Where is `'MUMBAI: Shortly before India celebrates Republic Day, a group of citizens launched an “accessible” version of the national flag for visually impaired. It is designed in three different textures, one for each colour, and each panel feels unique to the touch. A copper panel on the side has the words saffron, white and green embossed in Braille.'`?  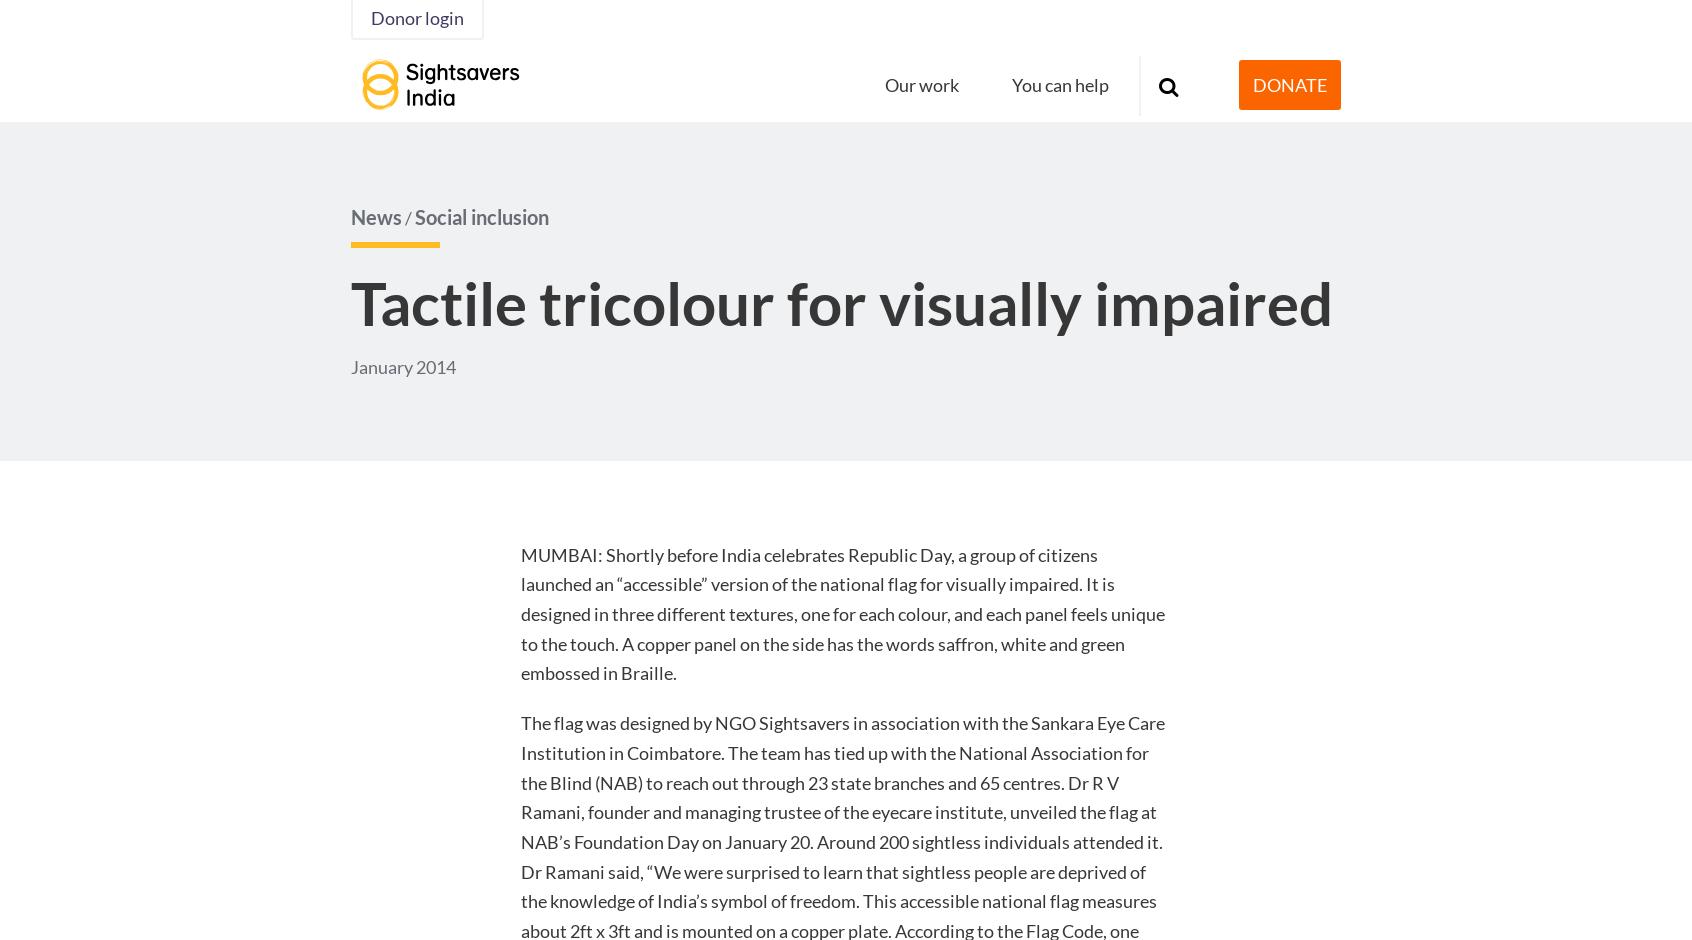
'MUMBAI: Shortly before India celebrates Republic Day, a group of citizens launched an “accessible” version of the national flag for visually impaired. It is designed in three different textures, one for each colour, and each panel feels unique to the touch. A copper panel on the side has the words saffron, white and green embossed in Braille.' is located at coordinates (519, 612).